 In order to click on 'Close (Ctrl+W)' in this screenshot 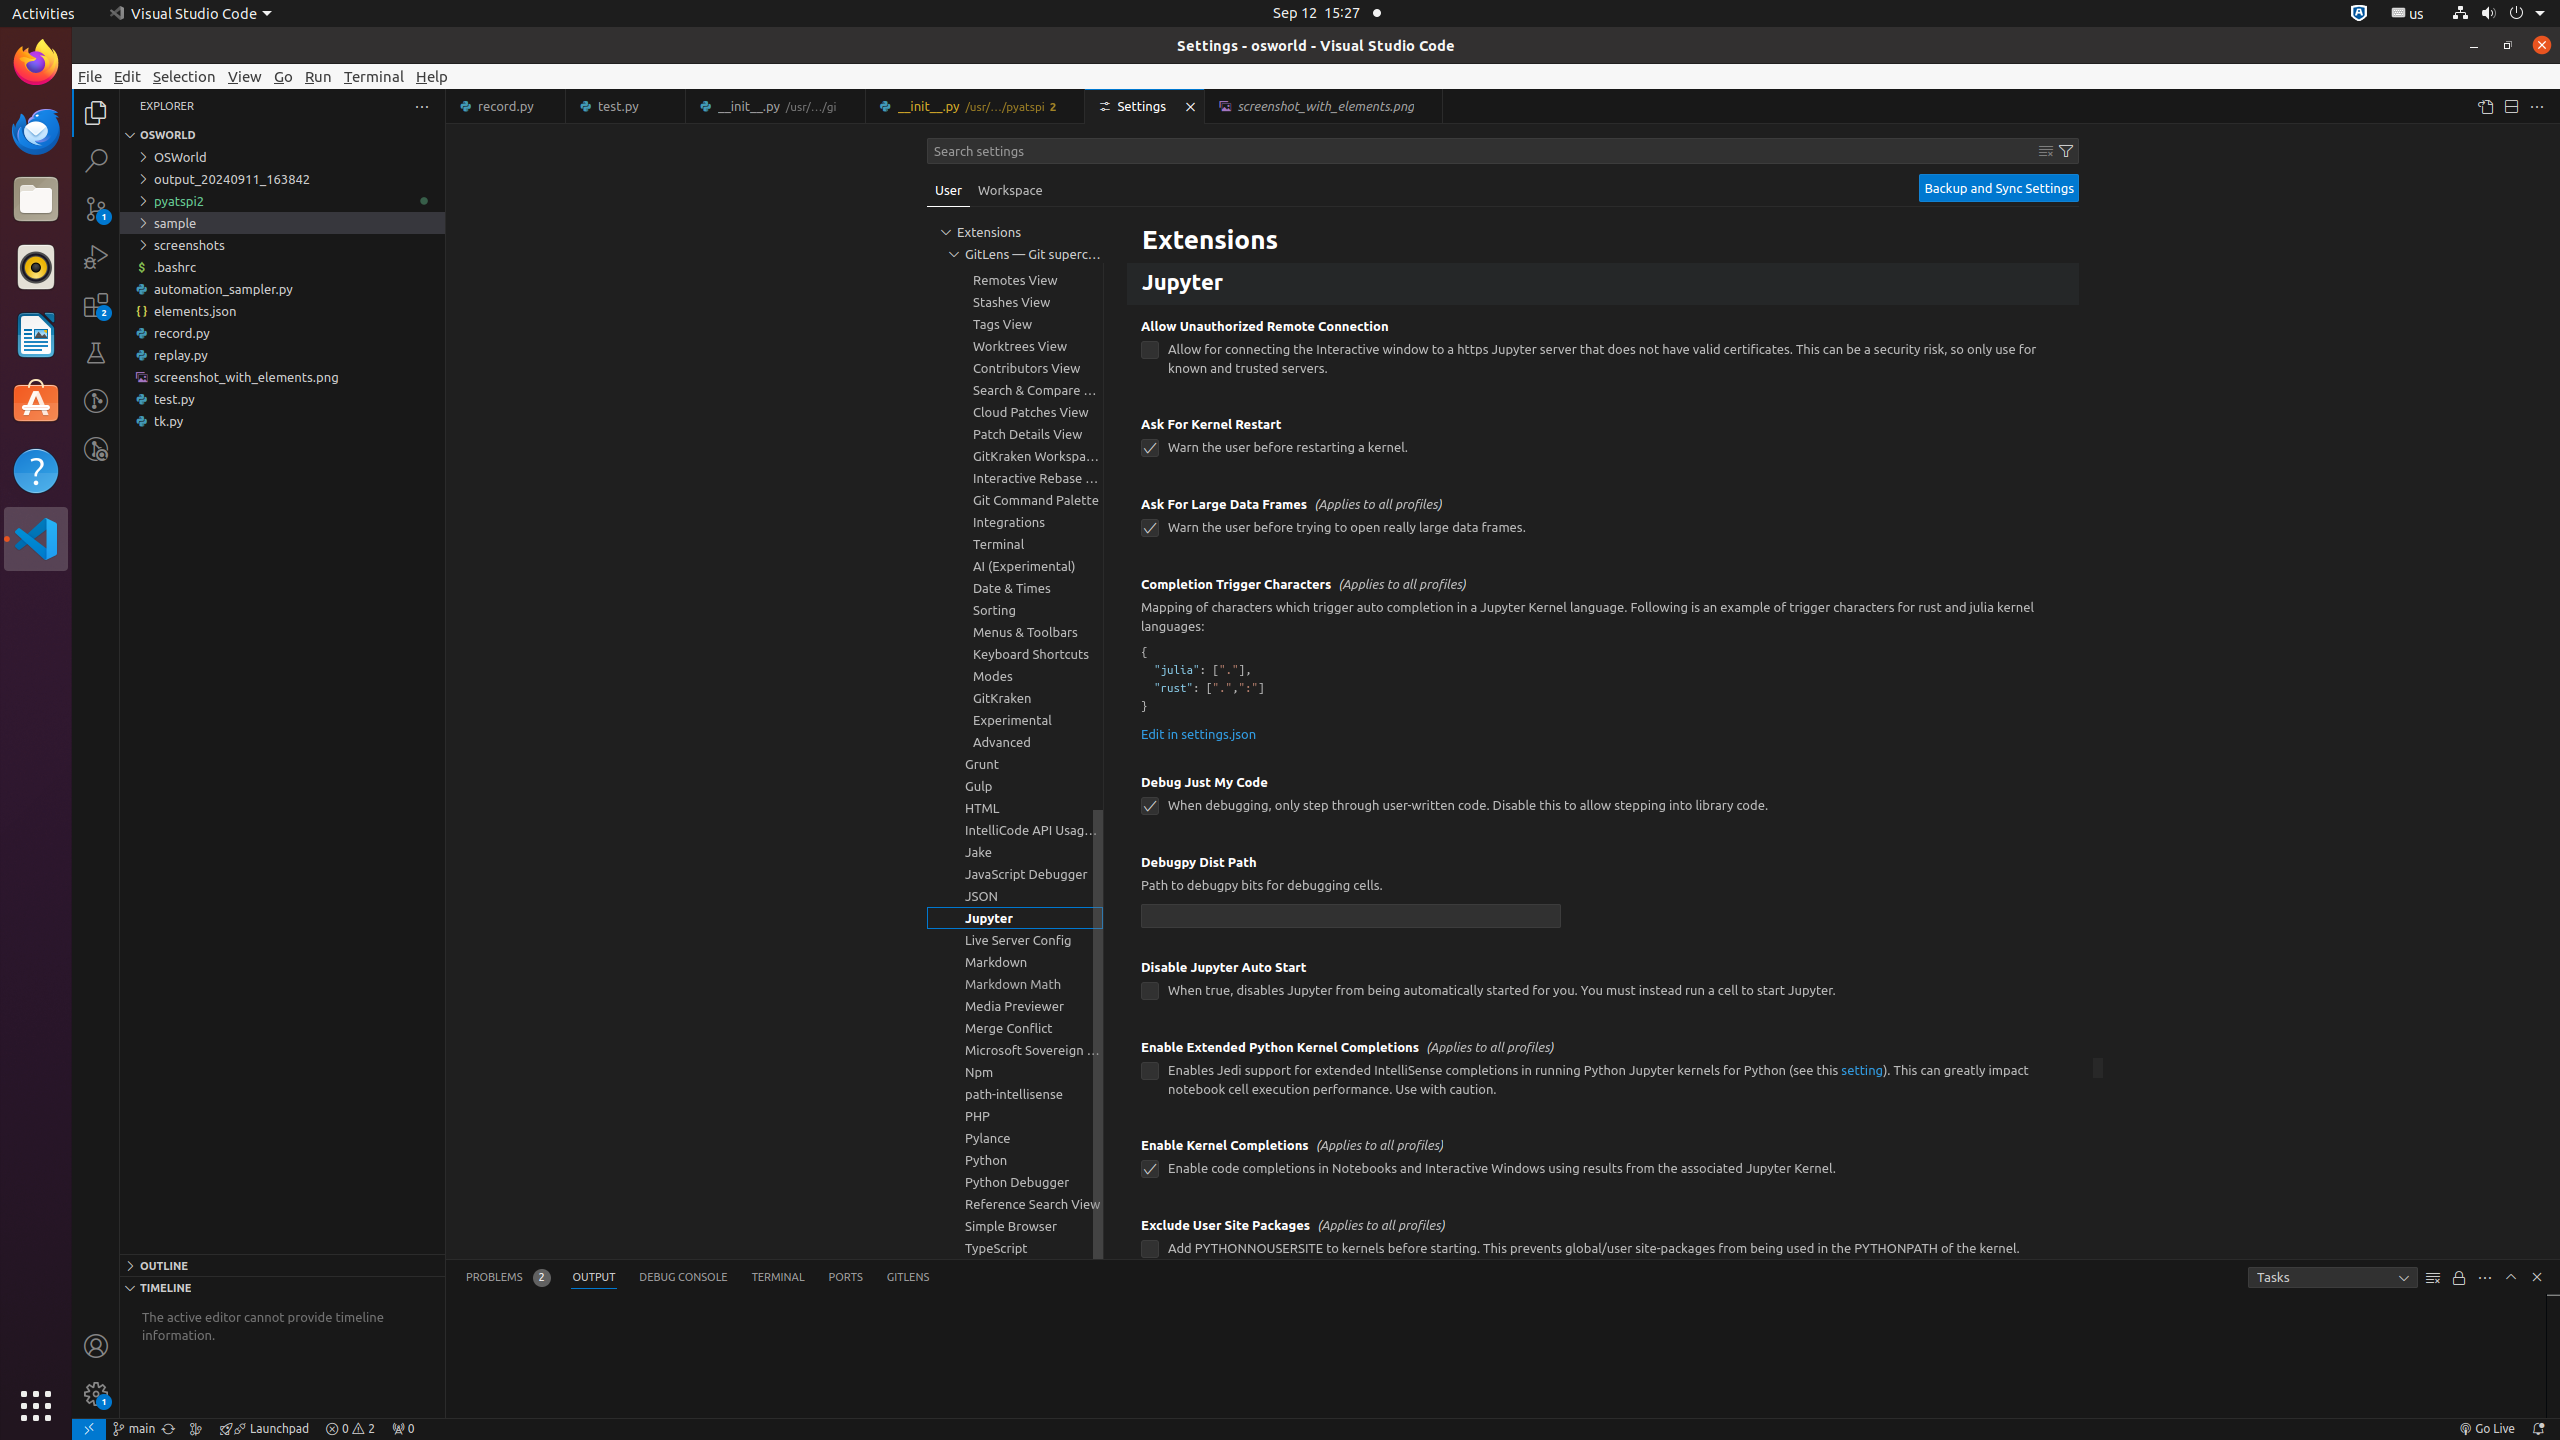, I will do `click(1427, 106)`.